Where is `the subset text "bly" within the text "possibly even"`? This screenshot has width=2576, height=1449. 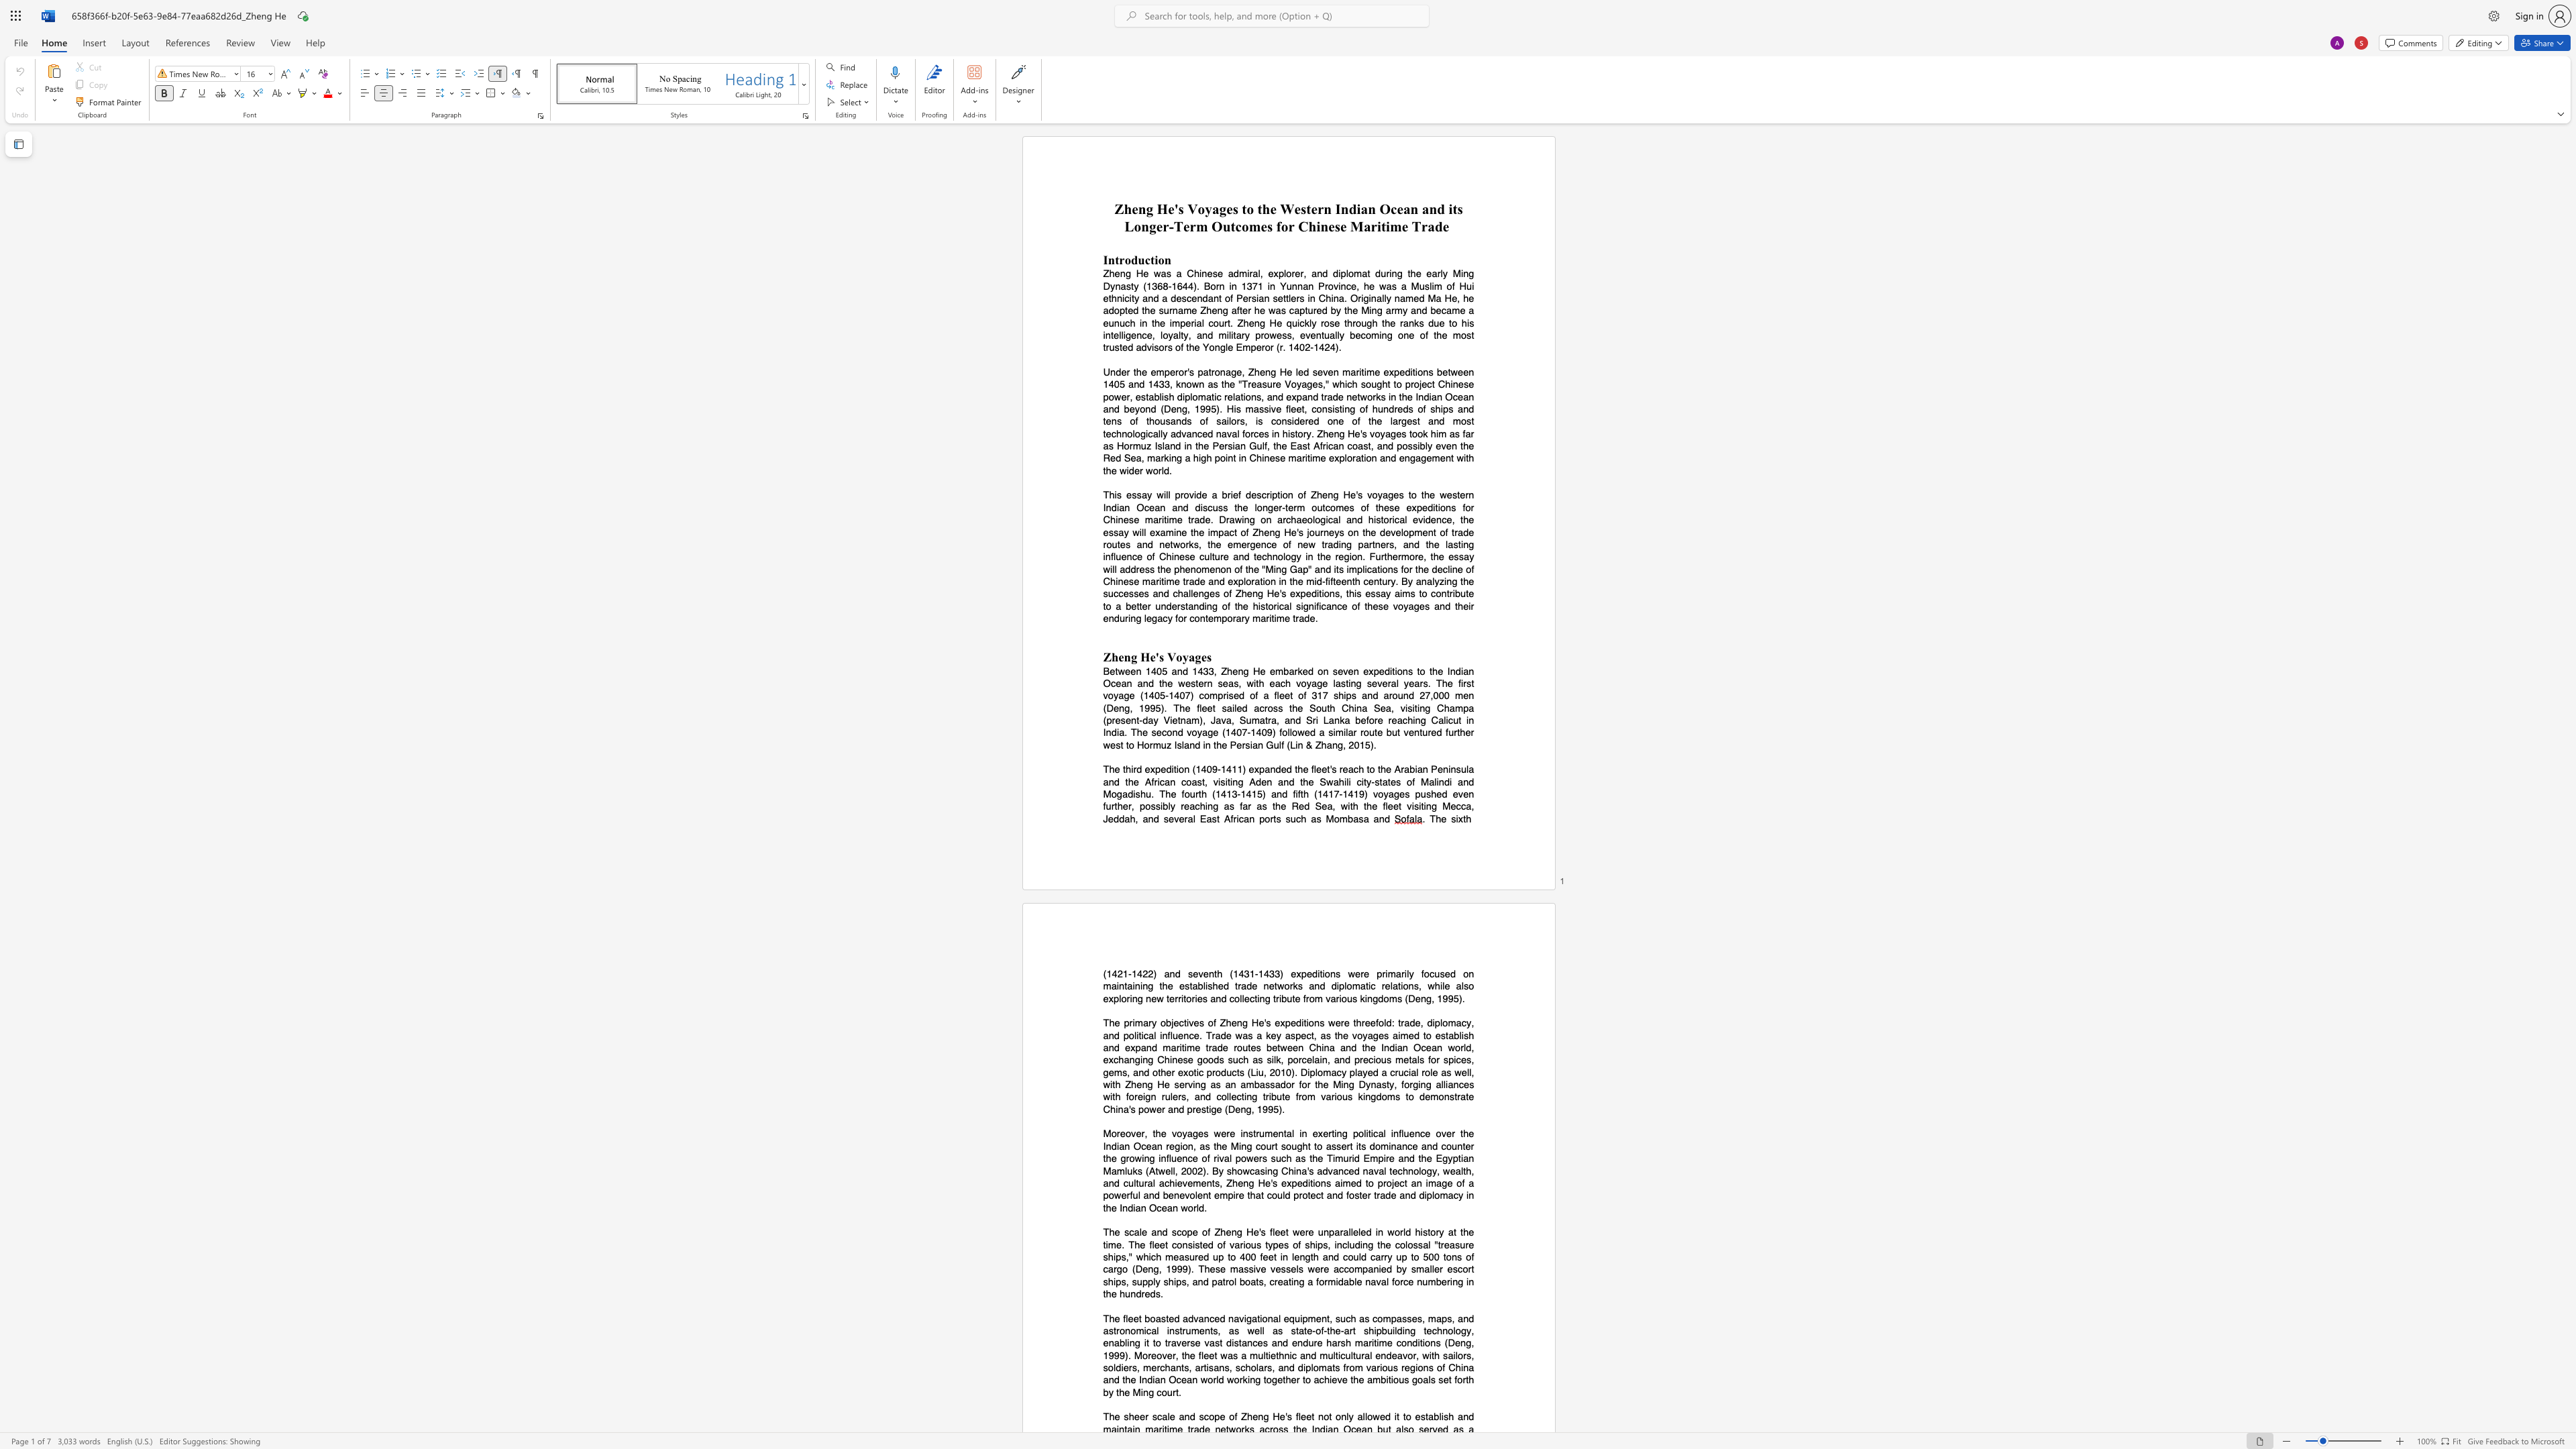 the subset text "bly" within the text "possibly even" is located at coordinates (1419, 445).